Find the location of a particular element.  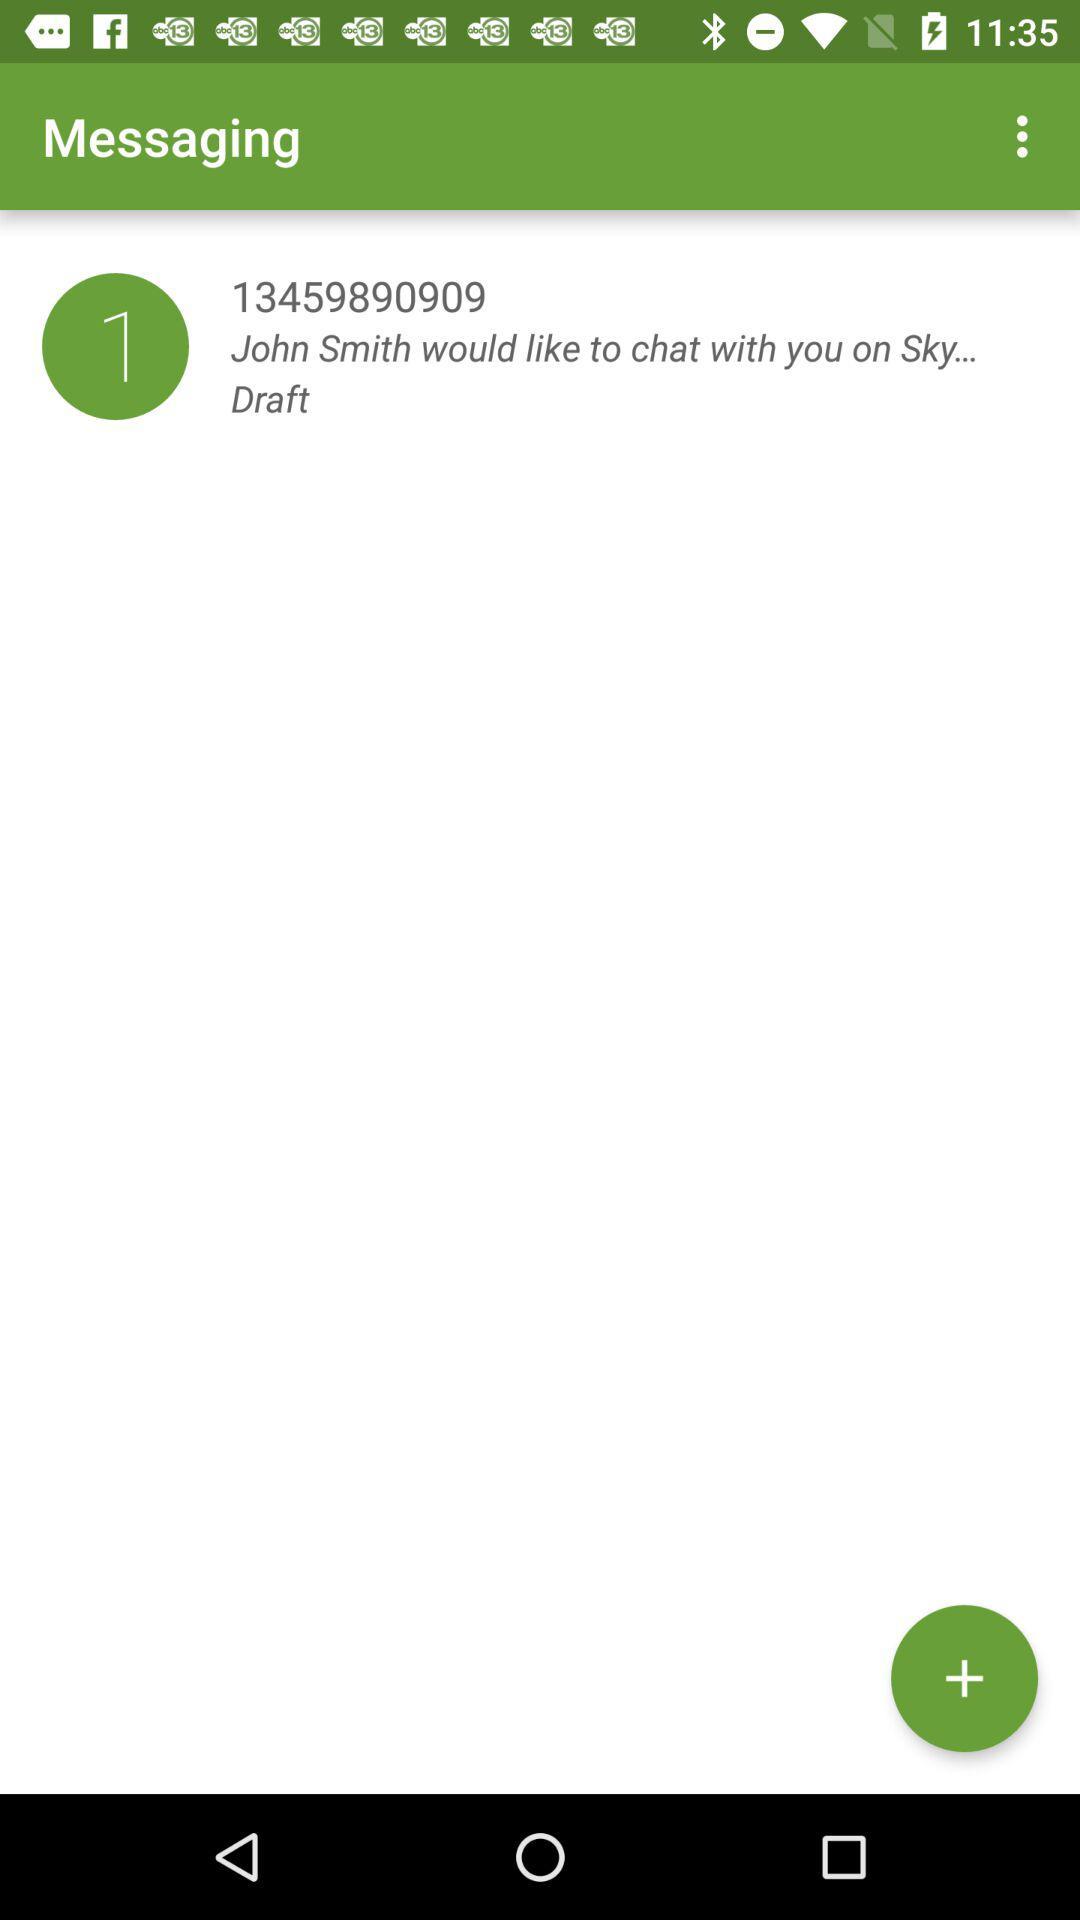

the add icon is located at coordinates (963, 1678).